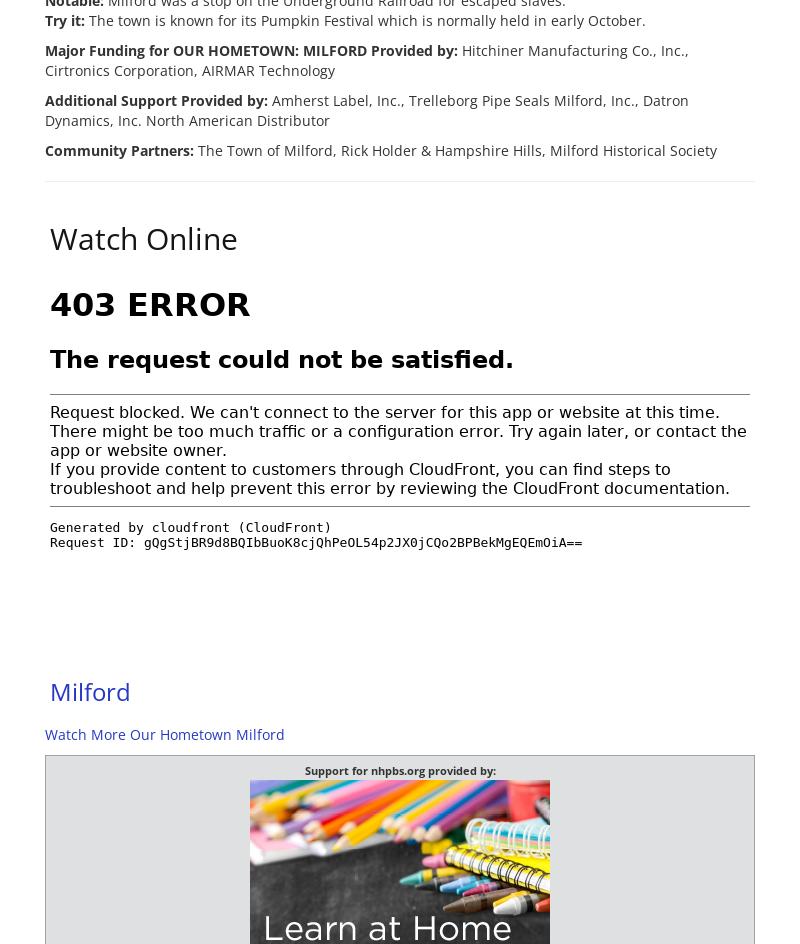 This screenshot has width=800, height=944. Describe the element at coordinates (165, 734) in the screenshot. I see `'Watch More Our Hometown Milford'` at that location.